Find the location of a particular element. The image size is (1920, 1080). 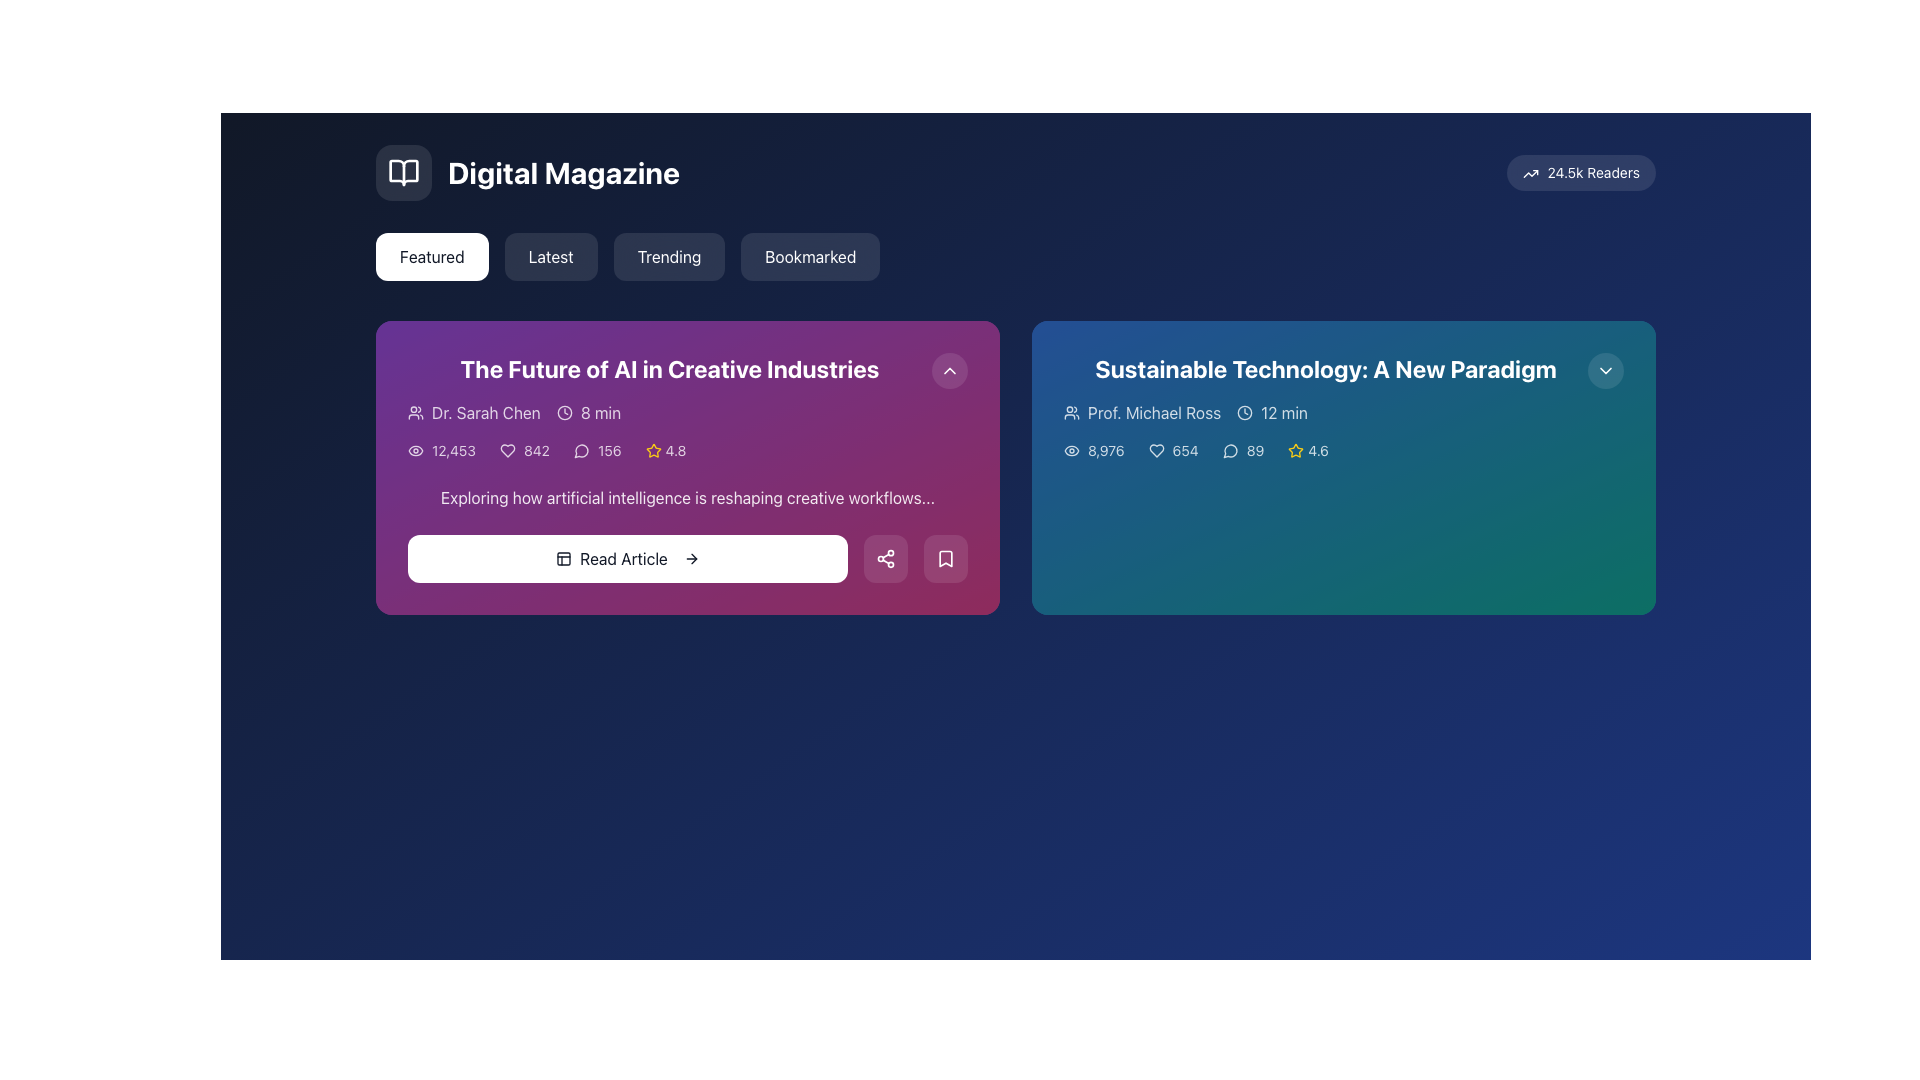

the static text displaying '12 min' with the accompanying clock icon, located in the 'Sustainable Technology: A New Paradigm' card, positioned below the author's name and icon is located at coordinates (1271, 411).